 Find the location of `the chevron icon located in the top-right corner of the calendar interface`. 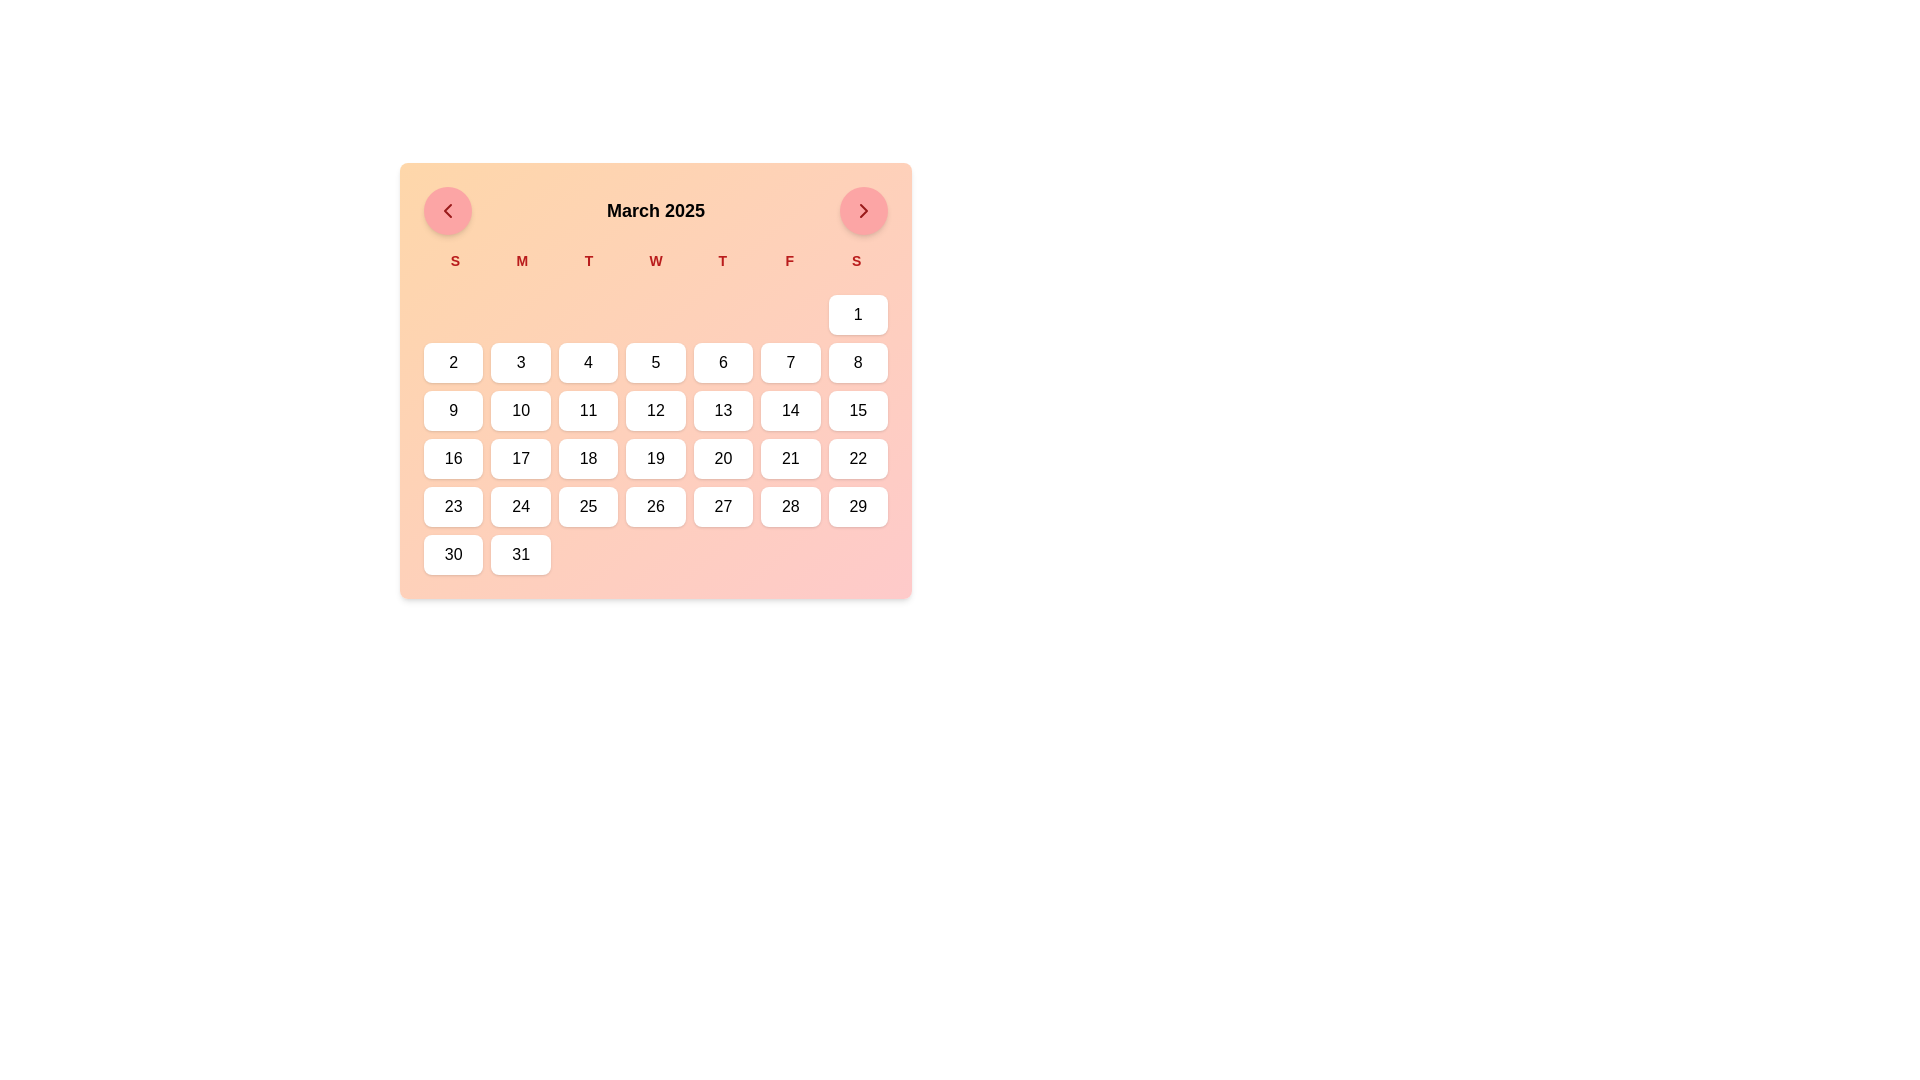

the chevron icon located in the top-right corner of the calendar interface is located at coordinates (864, 211).